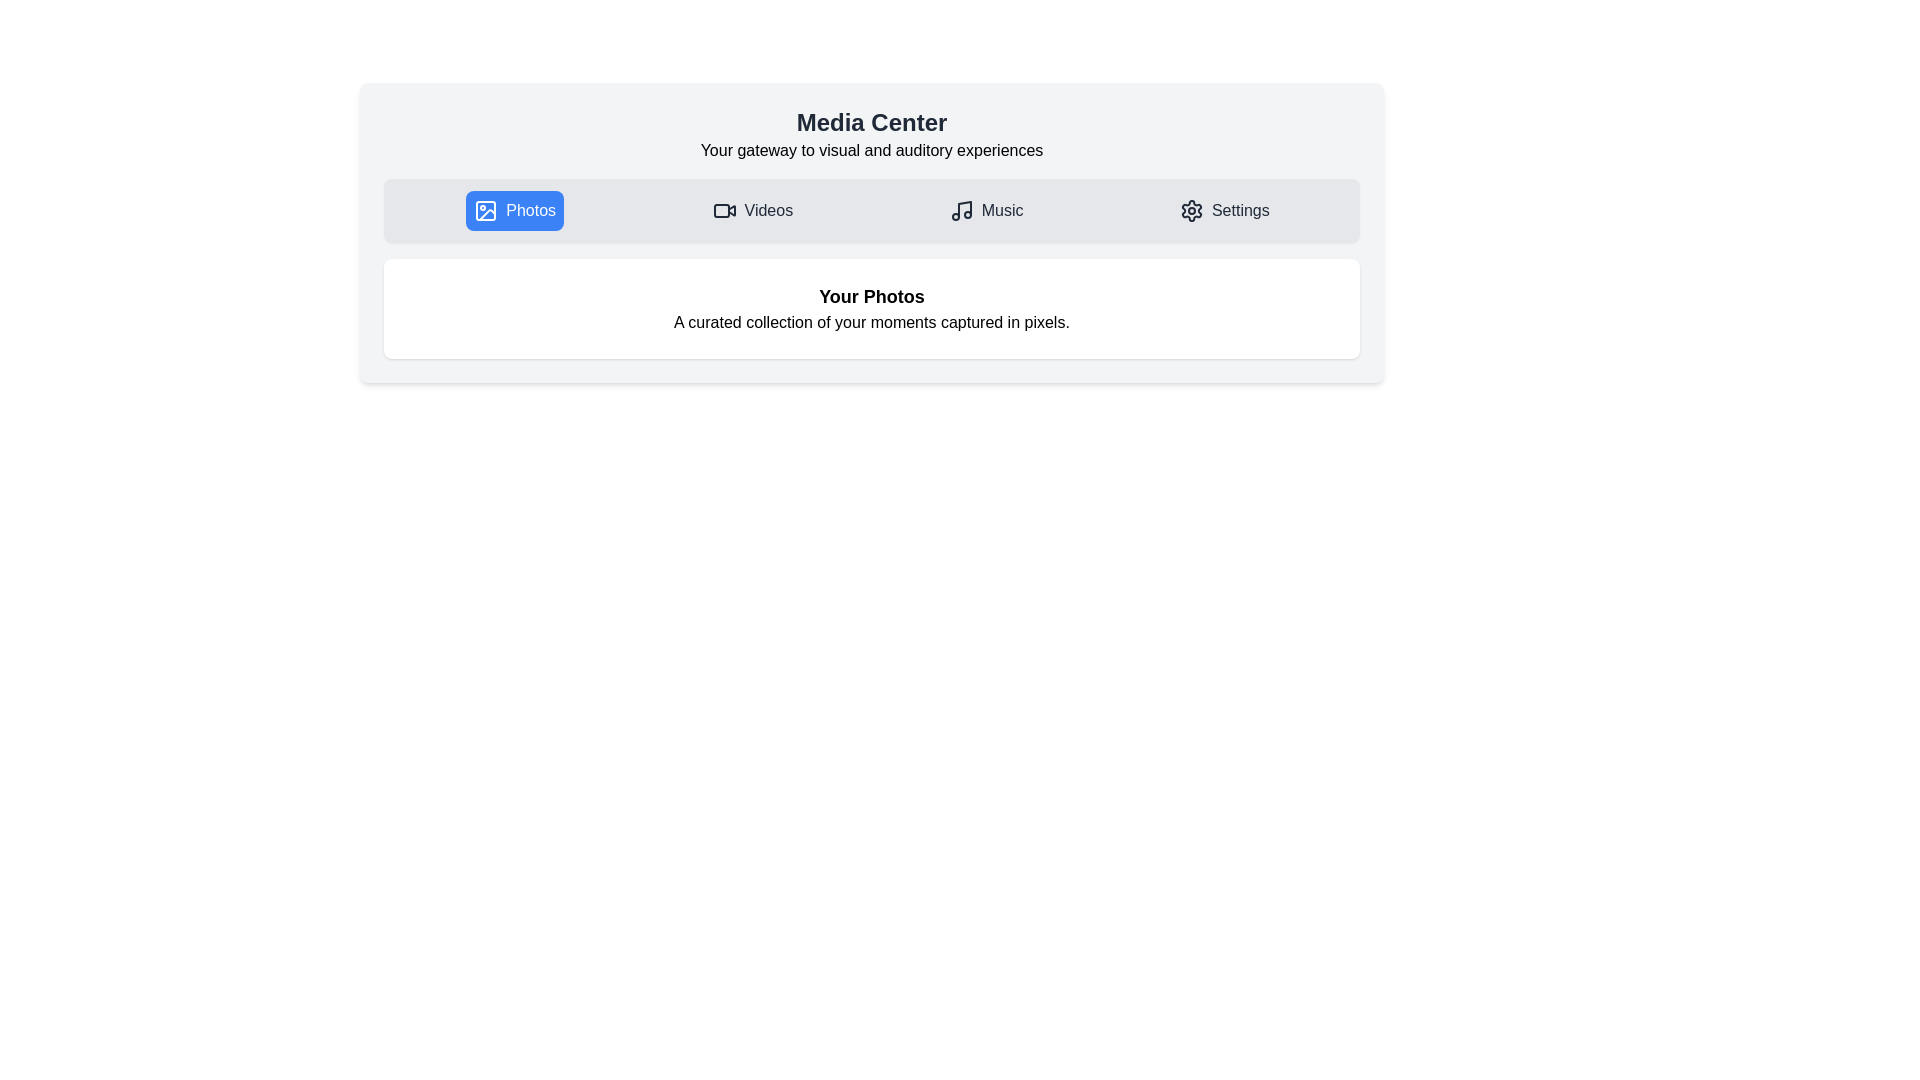 Image resolution: width=1920 pixels, height=1080 pixels. I want to click on the thin, slanted line of the music note icon in the top navigation bar, located between the 'Videos' and 'Settings' icons, so click(964, 209).